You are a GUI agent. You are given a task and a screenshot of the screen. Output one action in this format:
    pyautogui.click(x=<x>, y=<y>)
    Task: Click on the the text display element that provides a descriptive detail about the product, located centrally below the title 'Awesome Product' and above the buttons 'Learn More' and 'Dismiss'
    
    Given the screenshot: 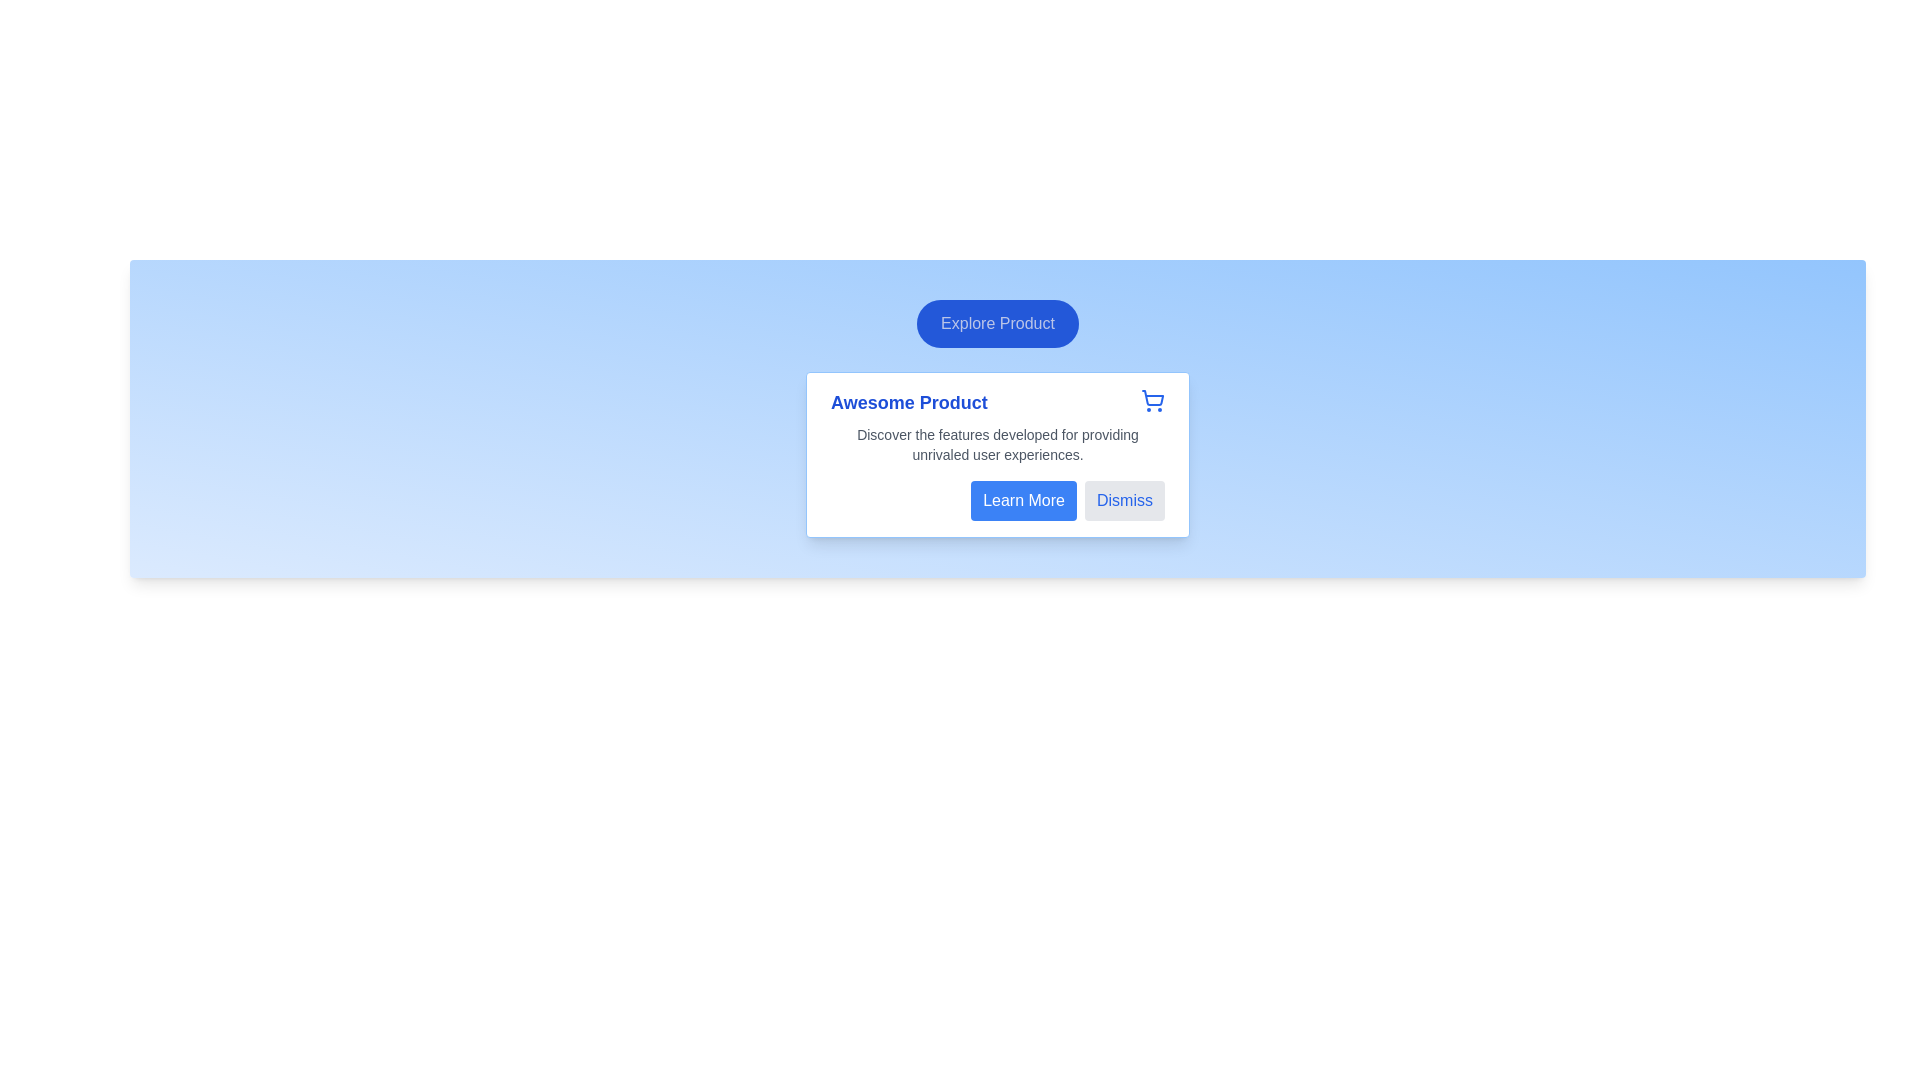 What is the action you would take?
    pyautogui.click(x=998, y=443)
    